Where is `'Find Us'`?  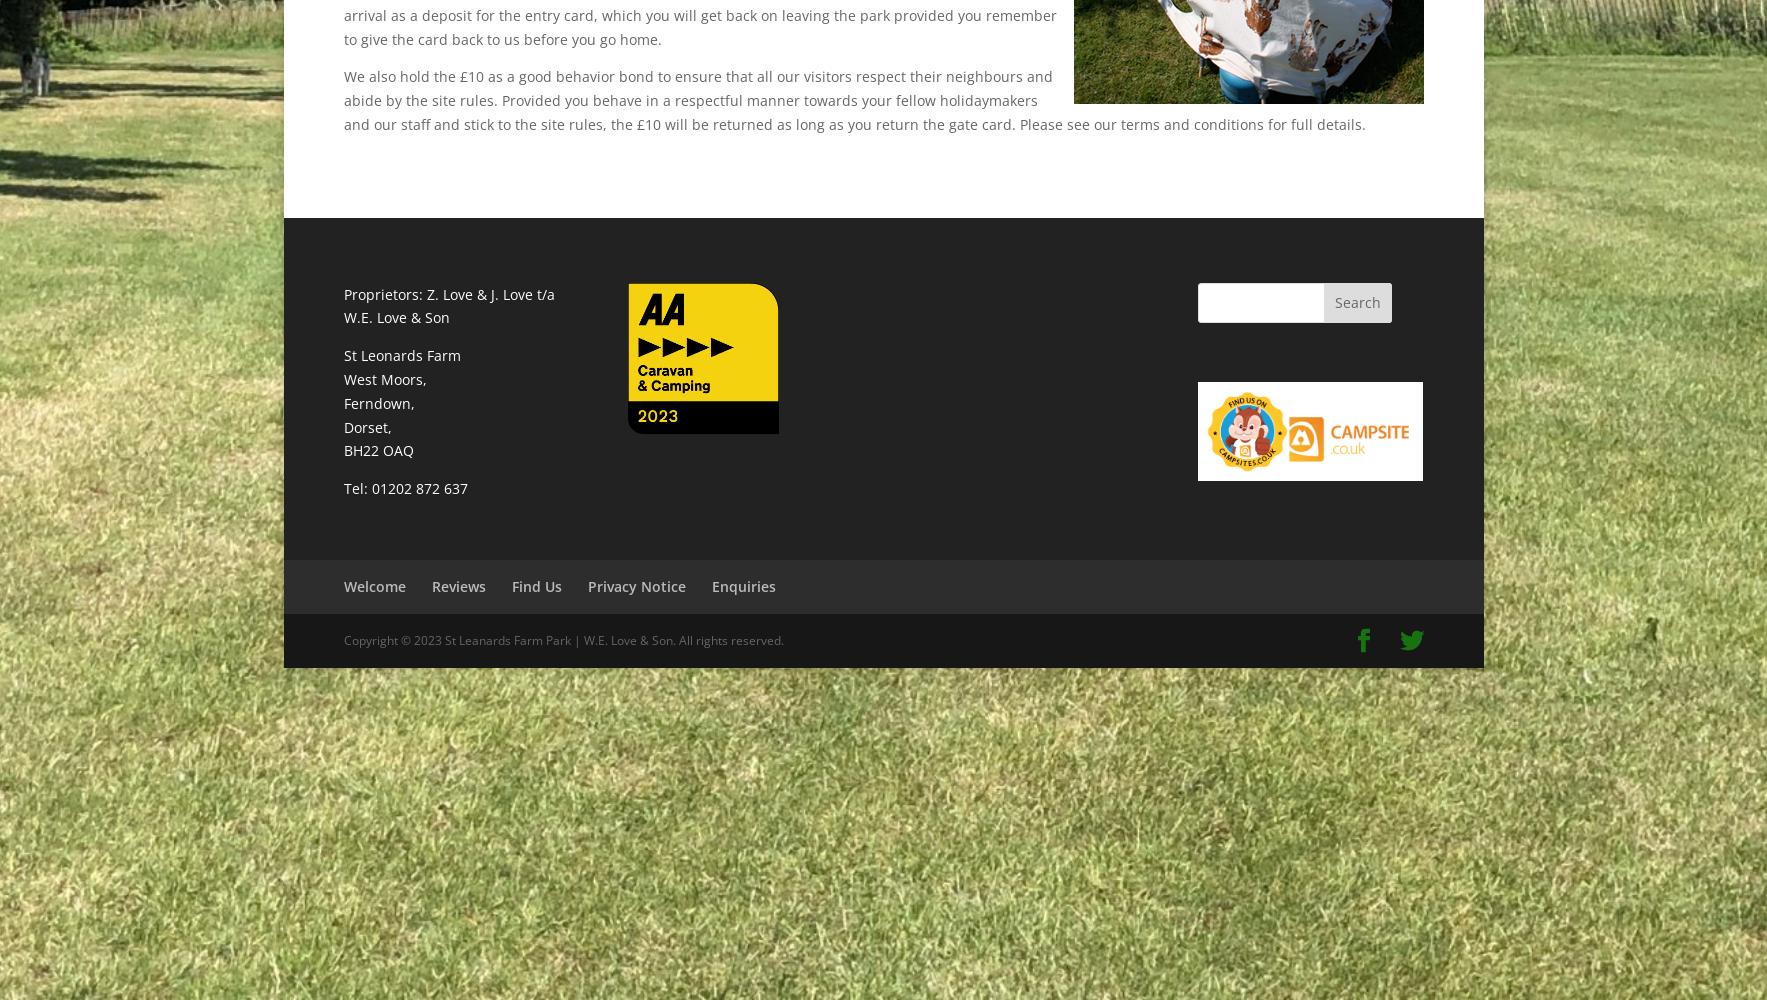 'Find Us' is located at coordinates (511, 585).